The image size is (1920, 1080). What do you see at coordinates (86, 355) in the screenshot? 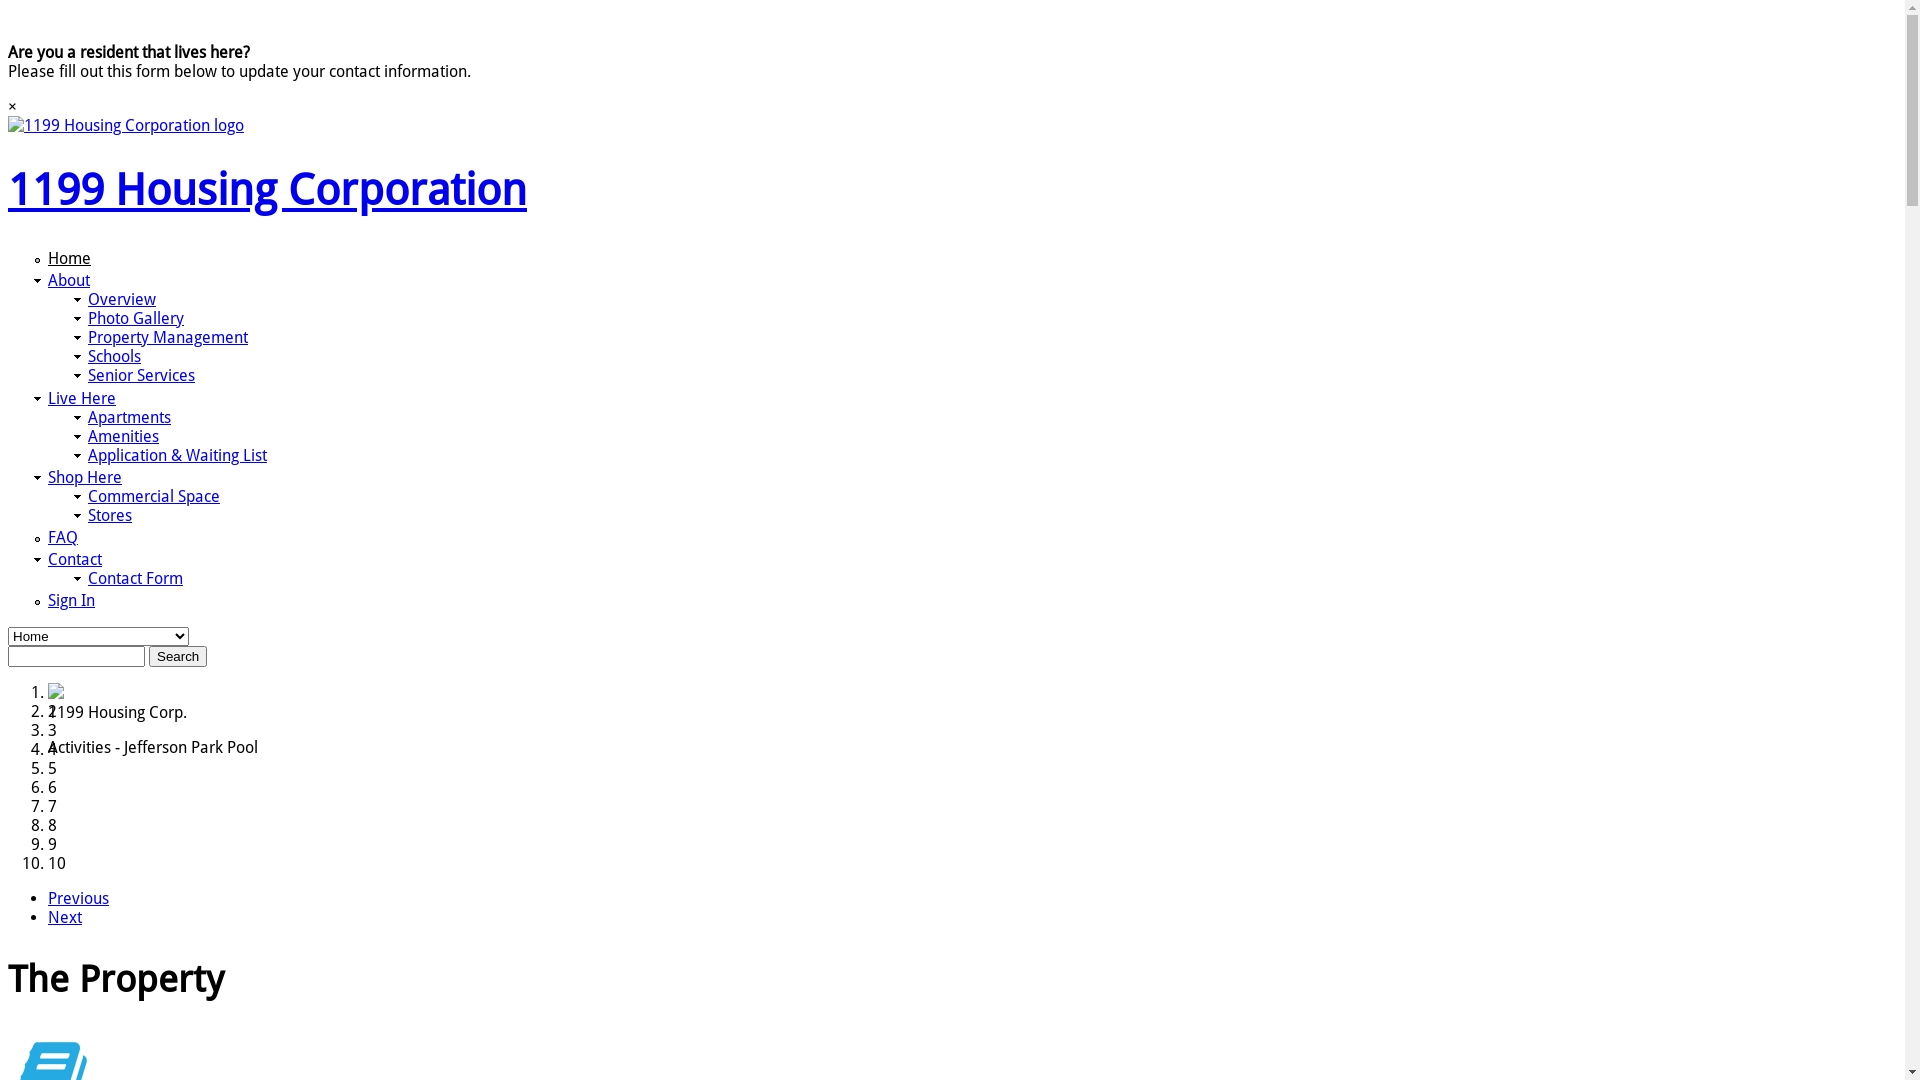
I see `'Schools'` at bounding box center [86, 355].